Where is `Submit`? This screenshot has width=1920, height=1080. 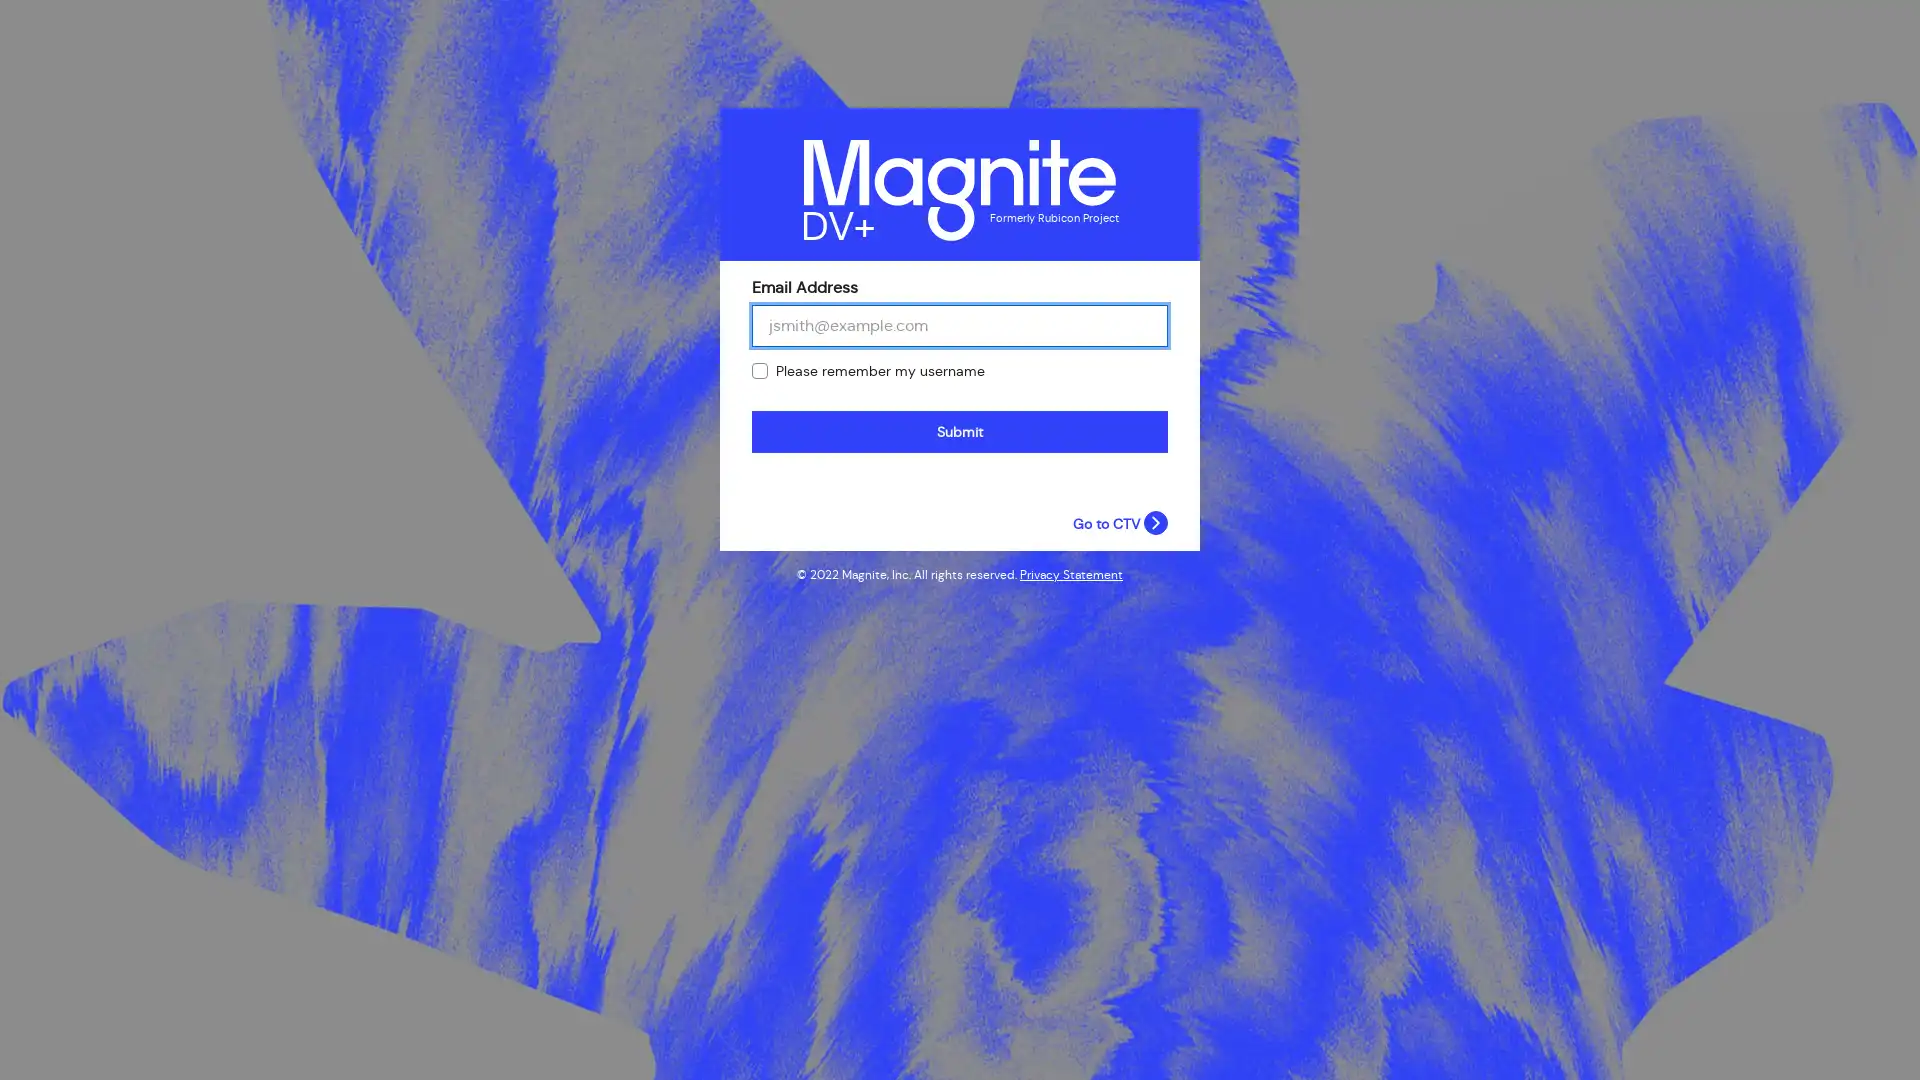
Submit is located at coordinates (960, 431).